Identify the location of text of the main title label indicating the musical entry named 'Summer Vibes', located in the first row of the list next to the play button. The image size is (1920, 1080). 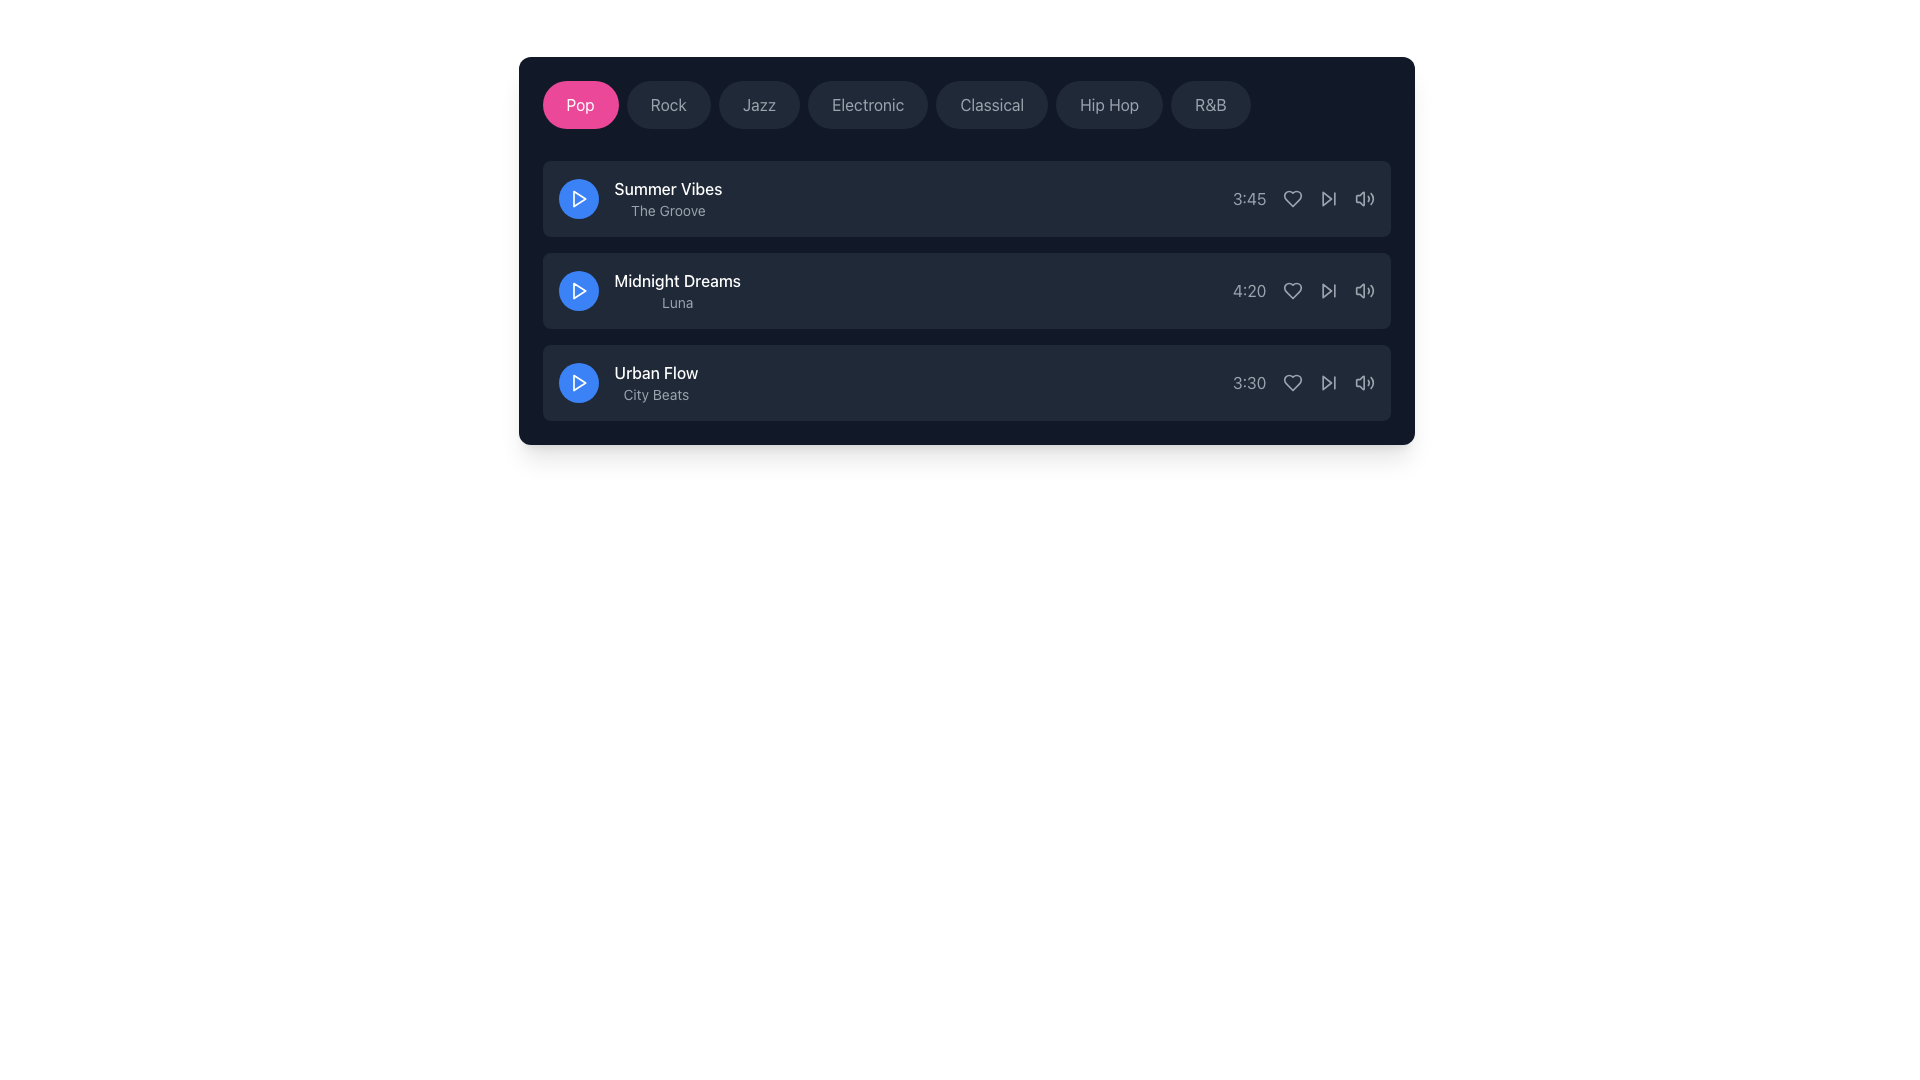
(668, 189).